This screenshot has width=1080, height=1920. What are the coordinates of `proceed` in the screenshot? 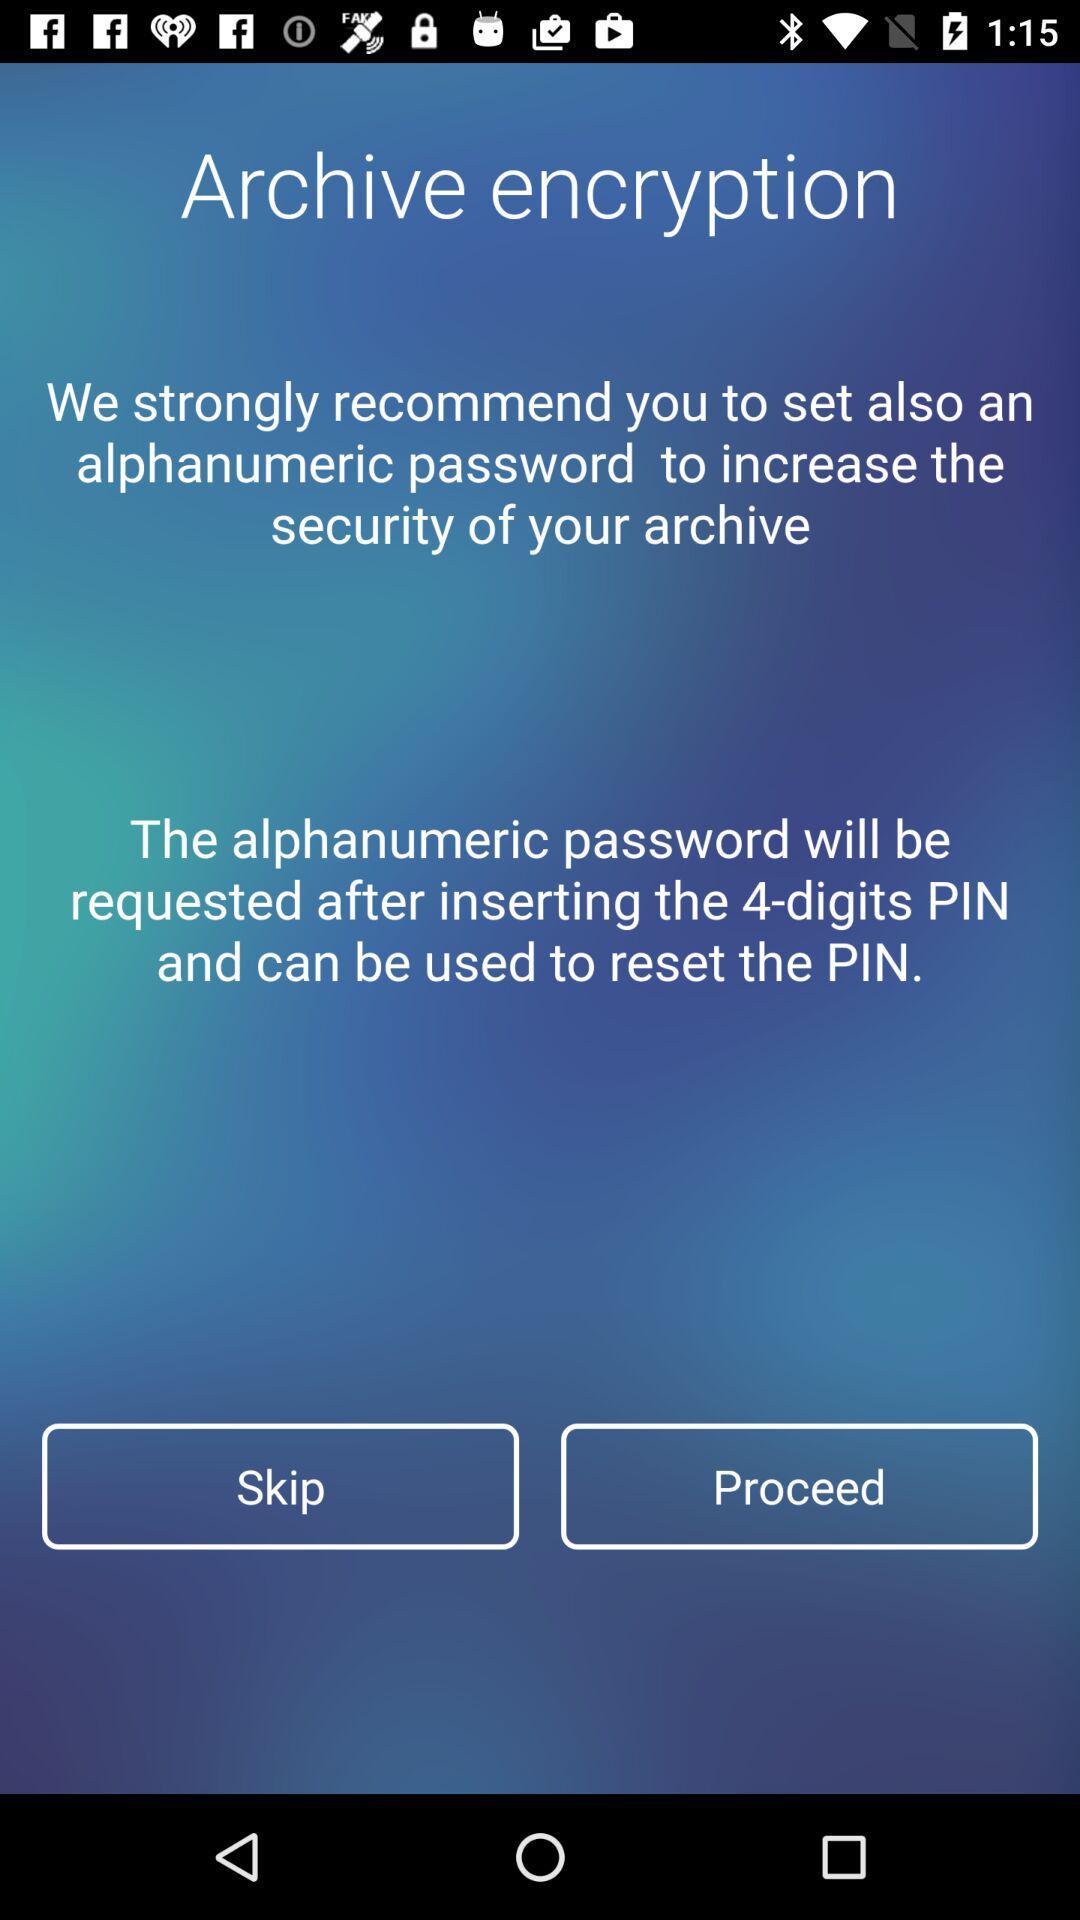 It's located at (798, 1486).